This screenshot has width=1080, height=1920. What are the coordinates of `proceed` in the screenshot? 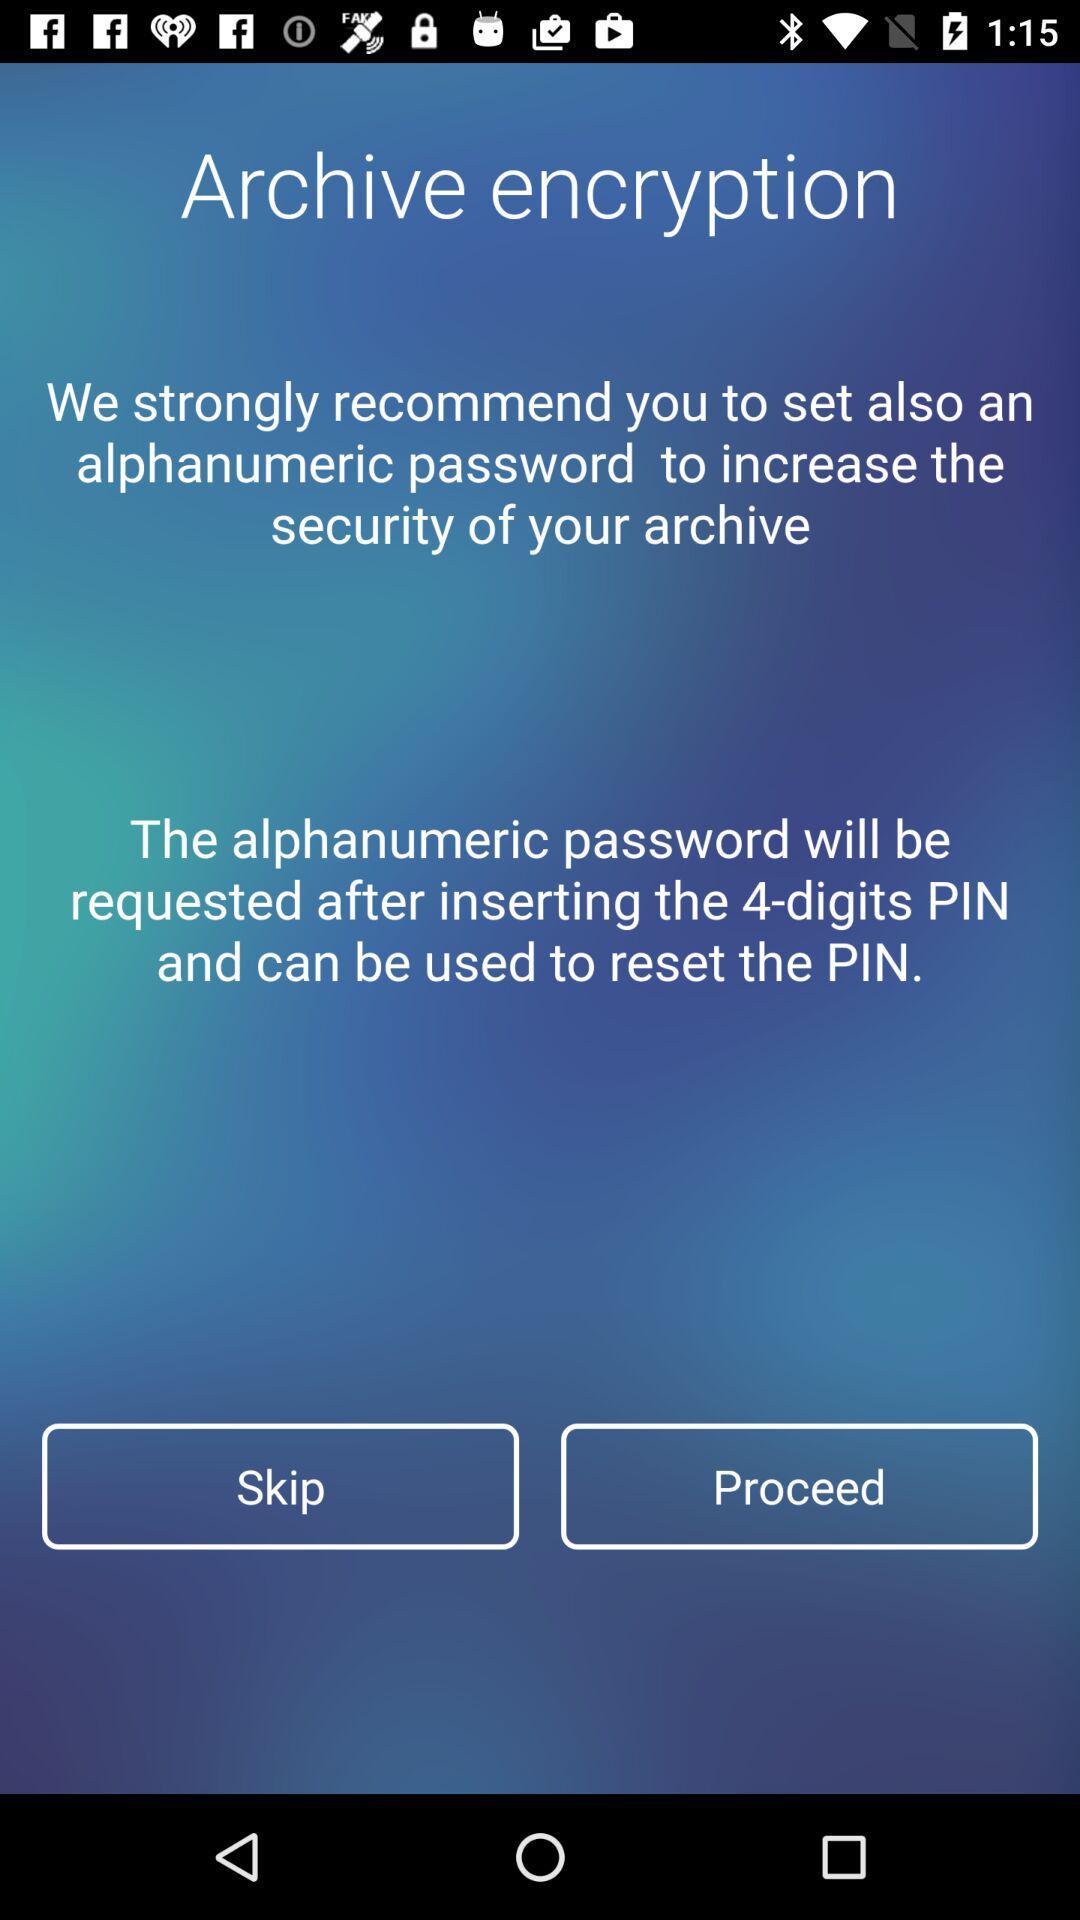 It's located at (798, 1486).